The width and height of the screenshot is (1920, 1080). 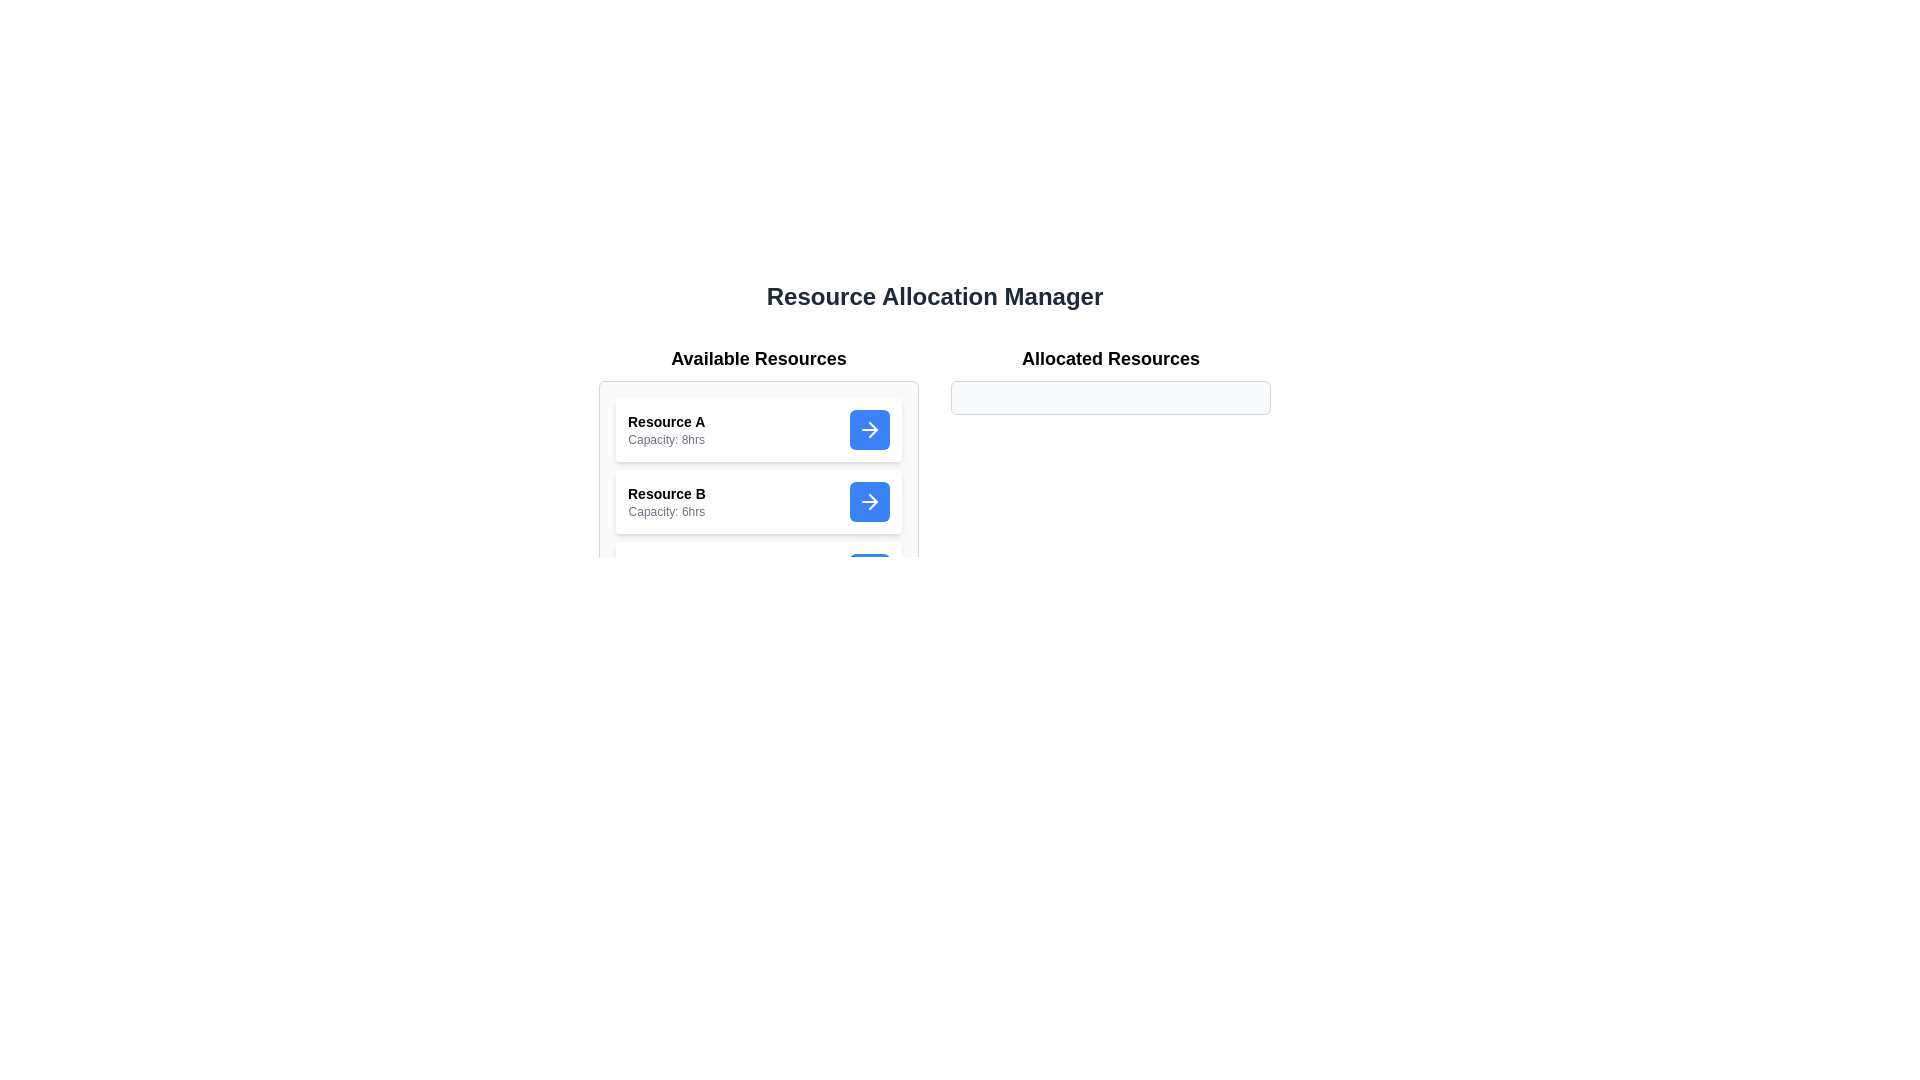 What do you see at coordinates (869, 500) in the screenshot?
I see `allocate button for Resource B to allocate the resource` at bounding box center [869, 500].